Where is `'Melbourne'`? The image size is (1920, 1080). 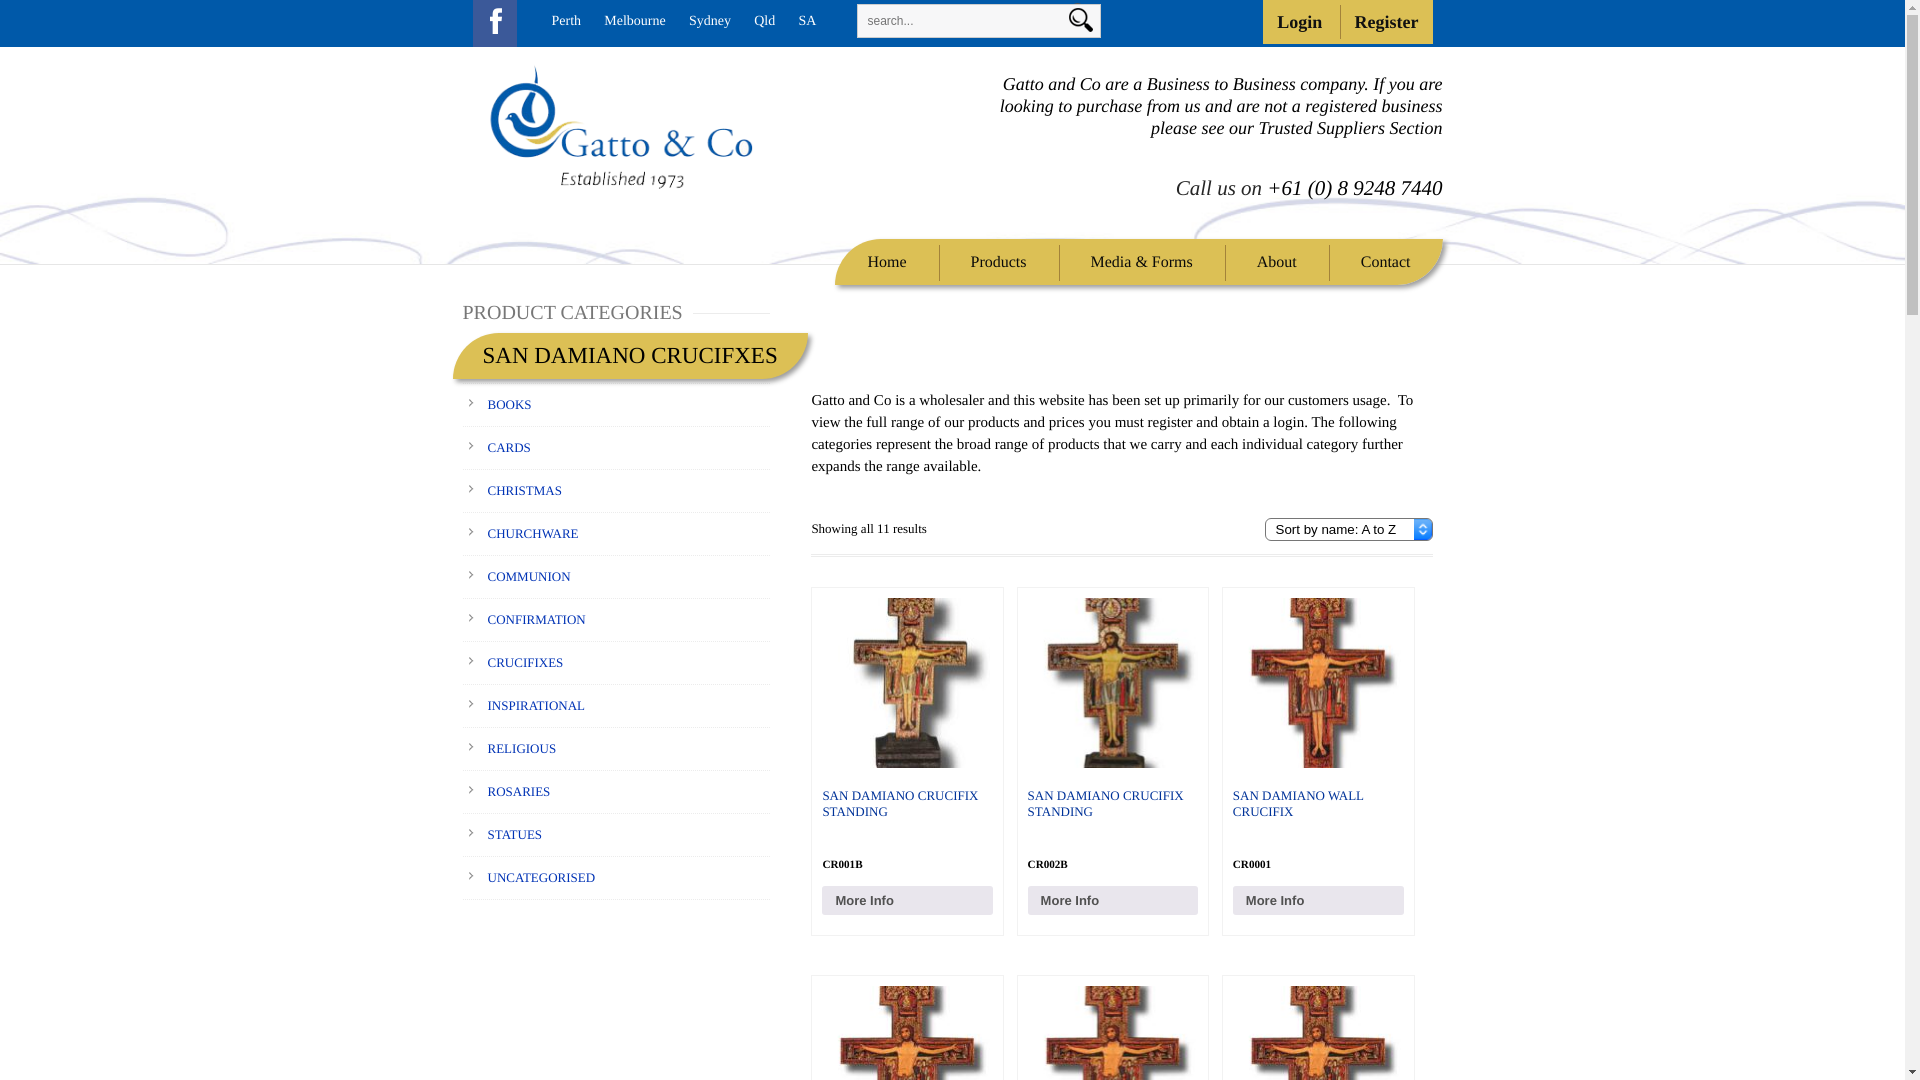
'Melbourne' is located at coordinates (633, 21).